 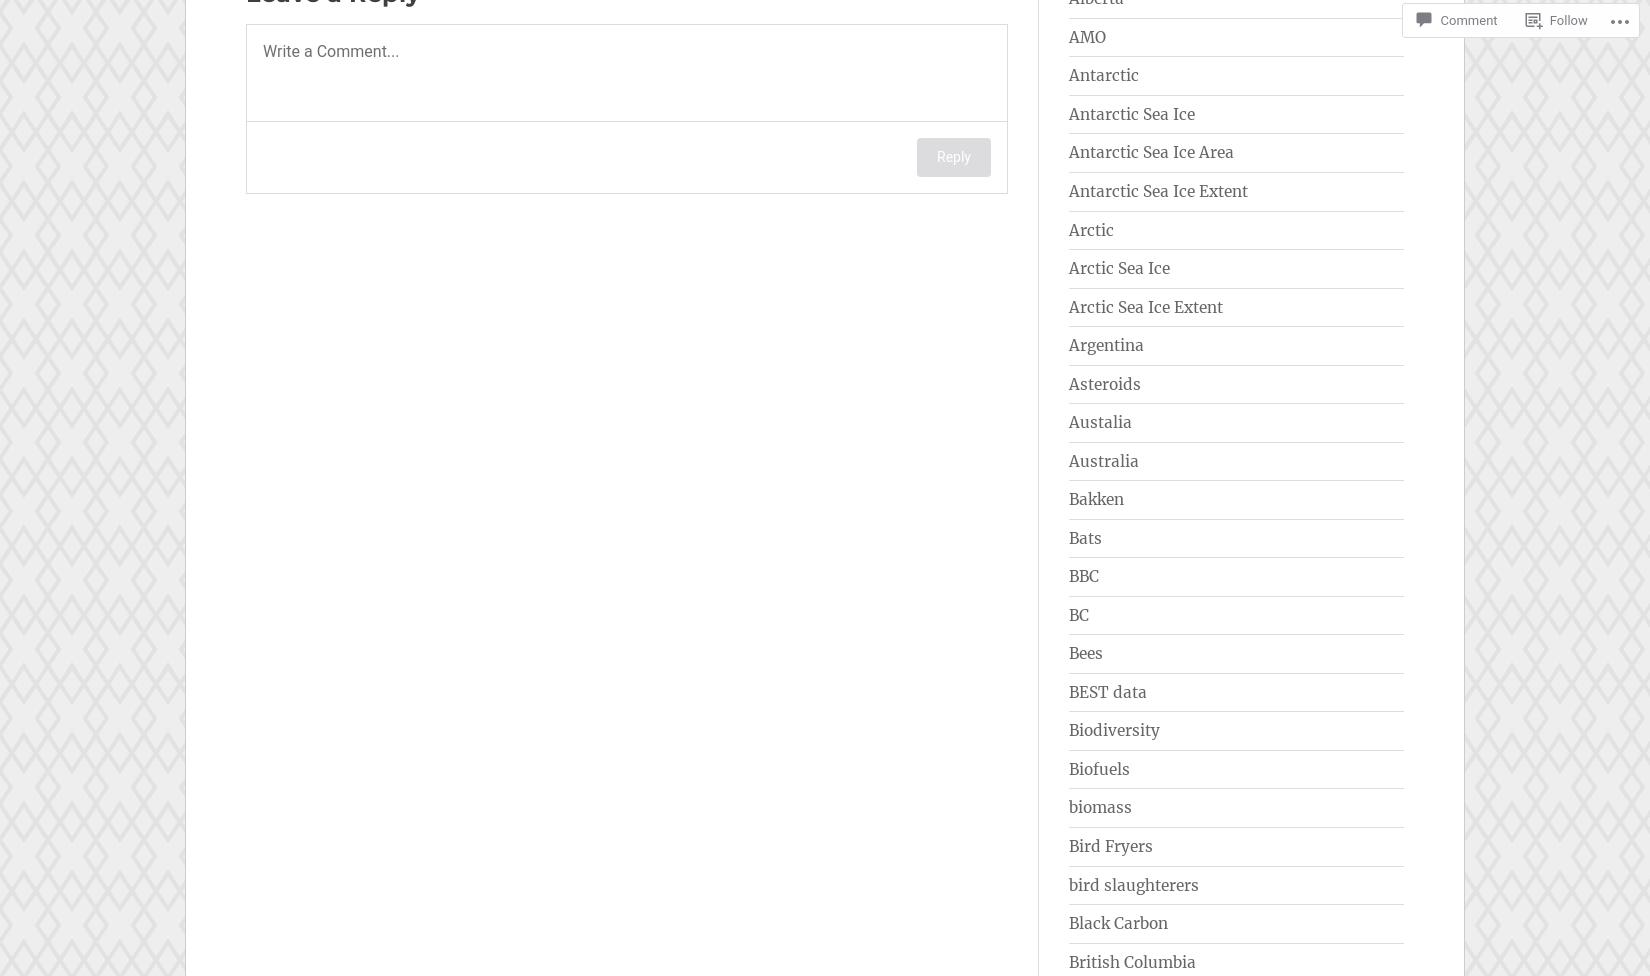 What do you see at coordinates (1100, 807) in the screenshot?
I see `'biomass'` at bounding box center [1100, 807].